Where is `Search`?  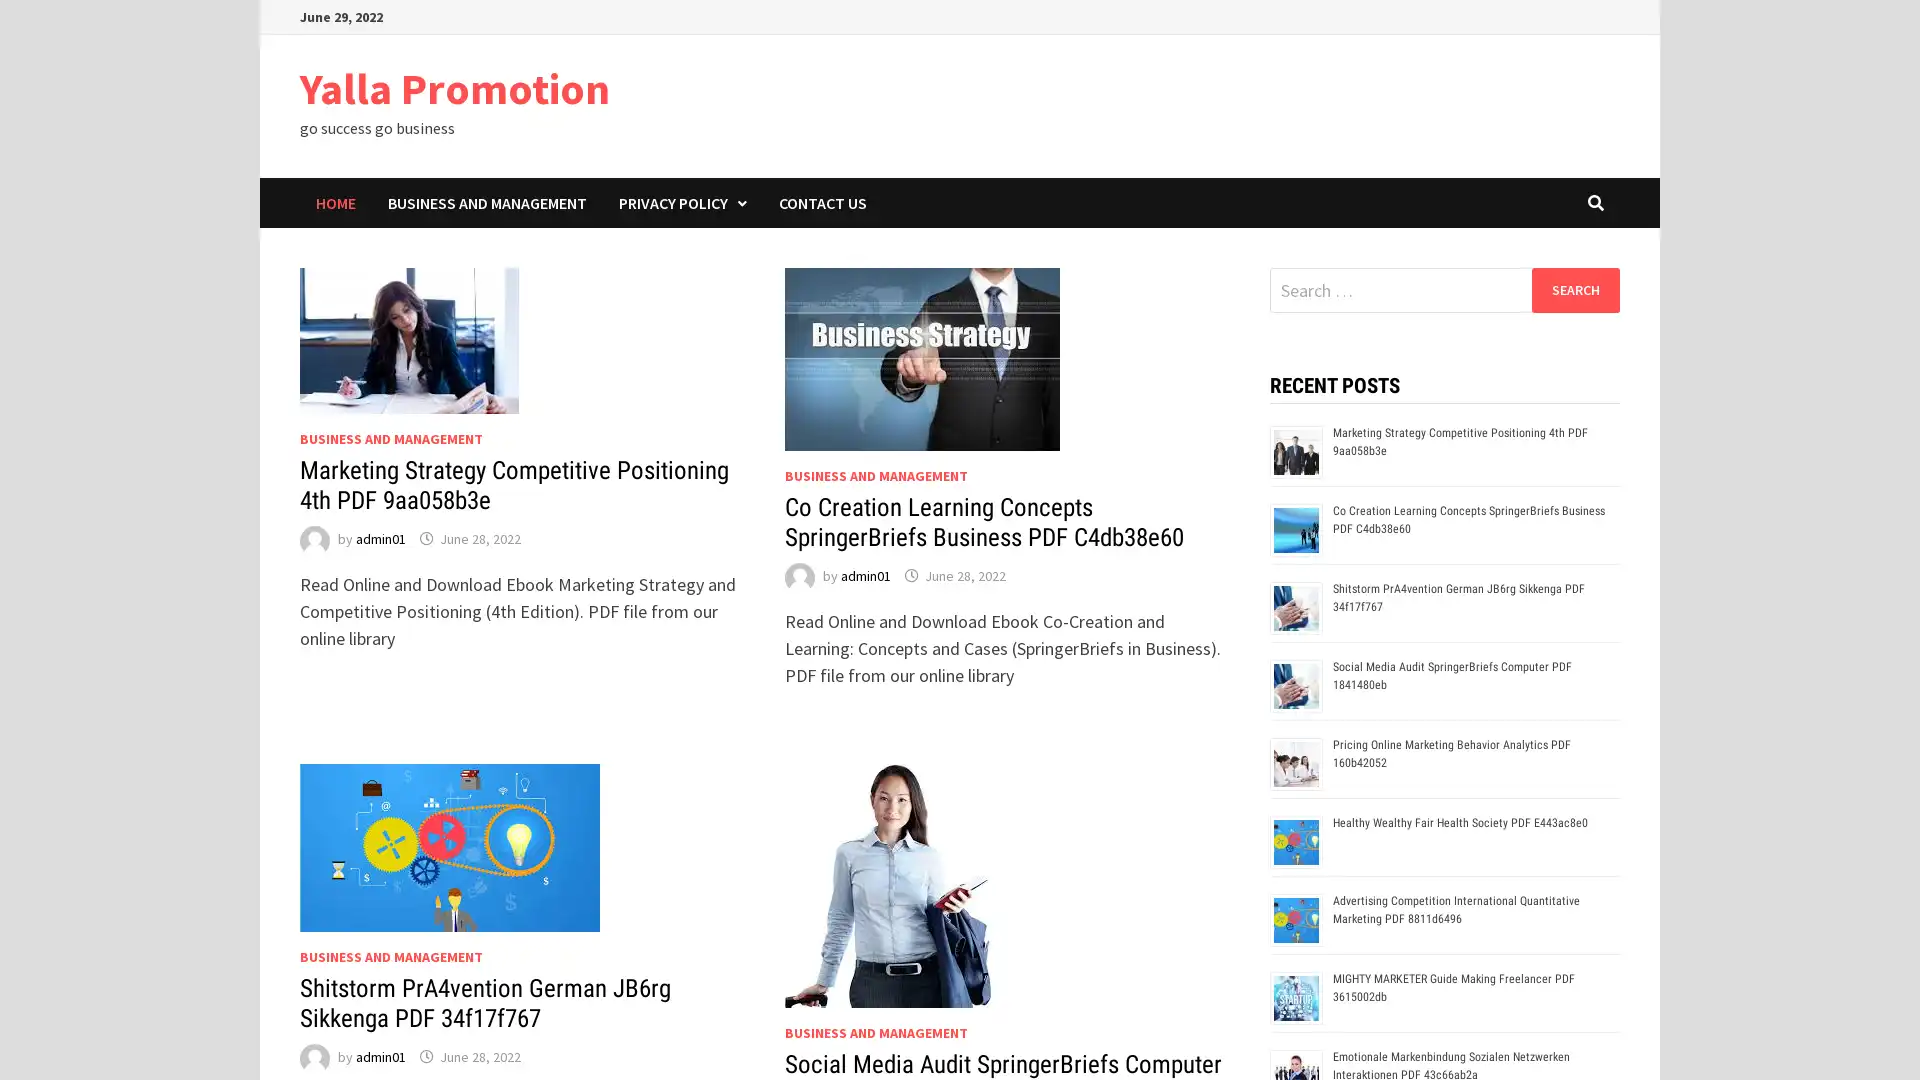 Search is located at coordinates (1574, 289).